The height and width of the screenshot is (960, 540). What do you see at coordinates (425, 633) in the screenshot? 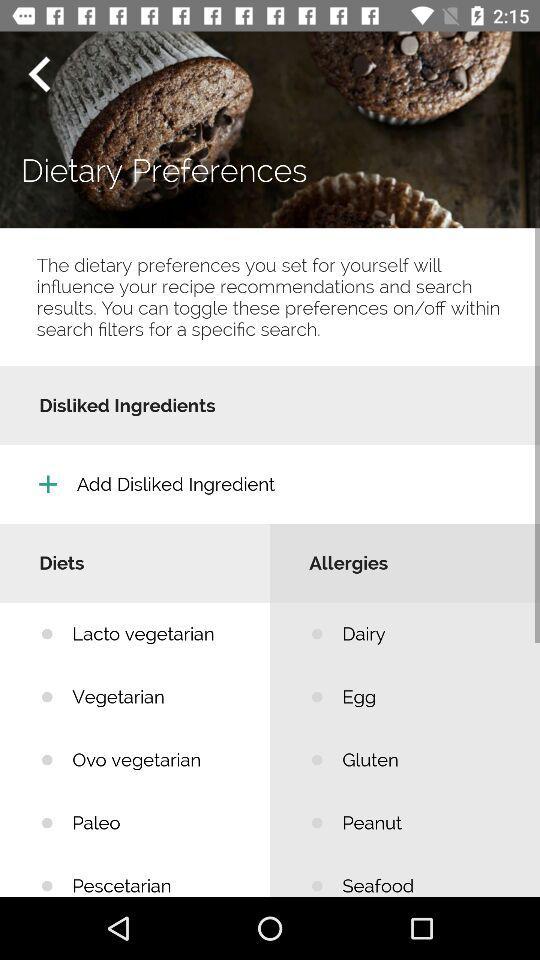
I see `the icon below the allergies item` at bounding box center [425, 633].